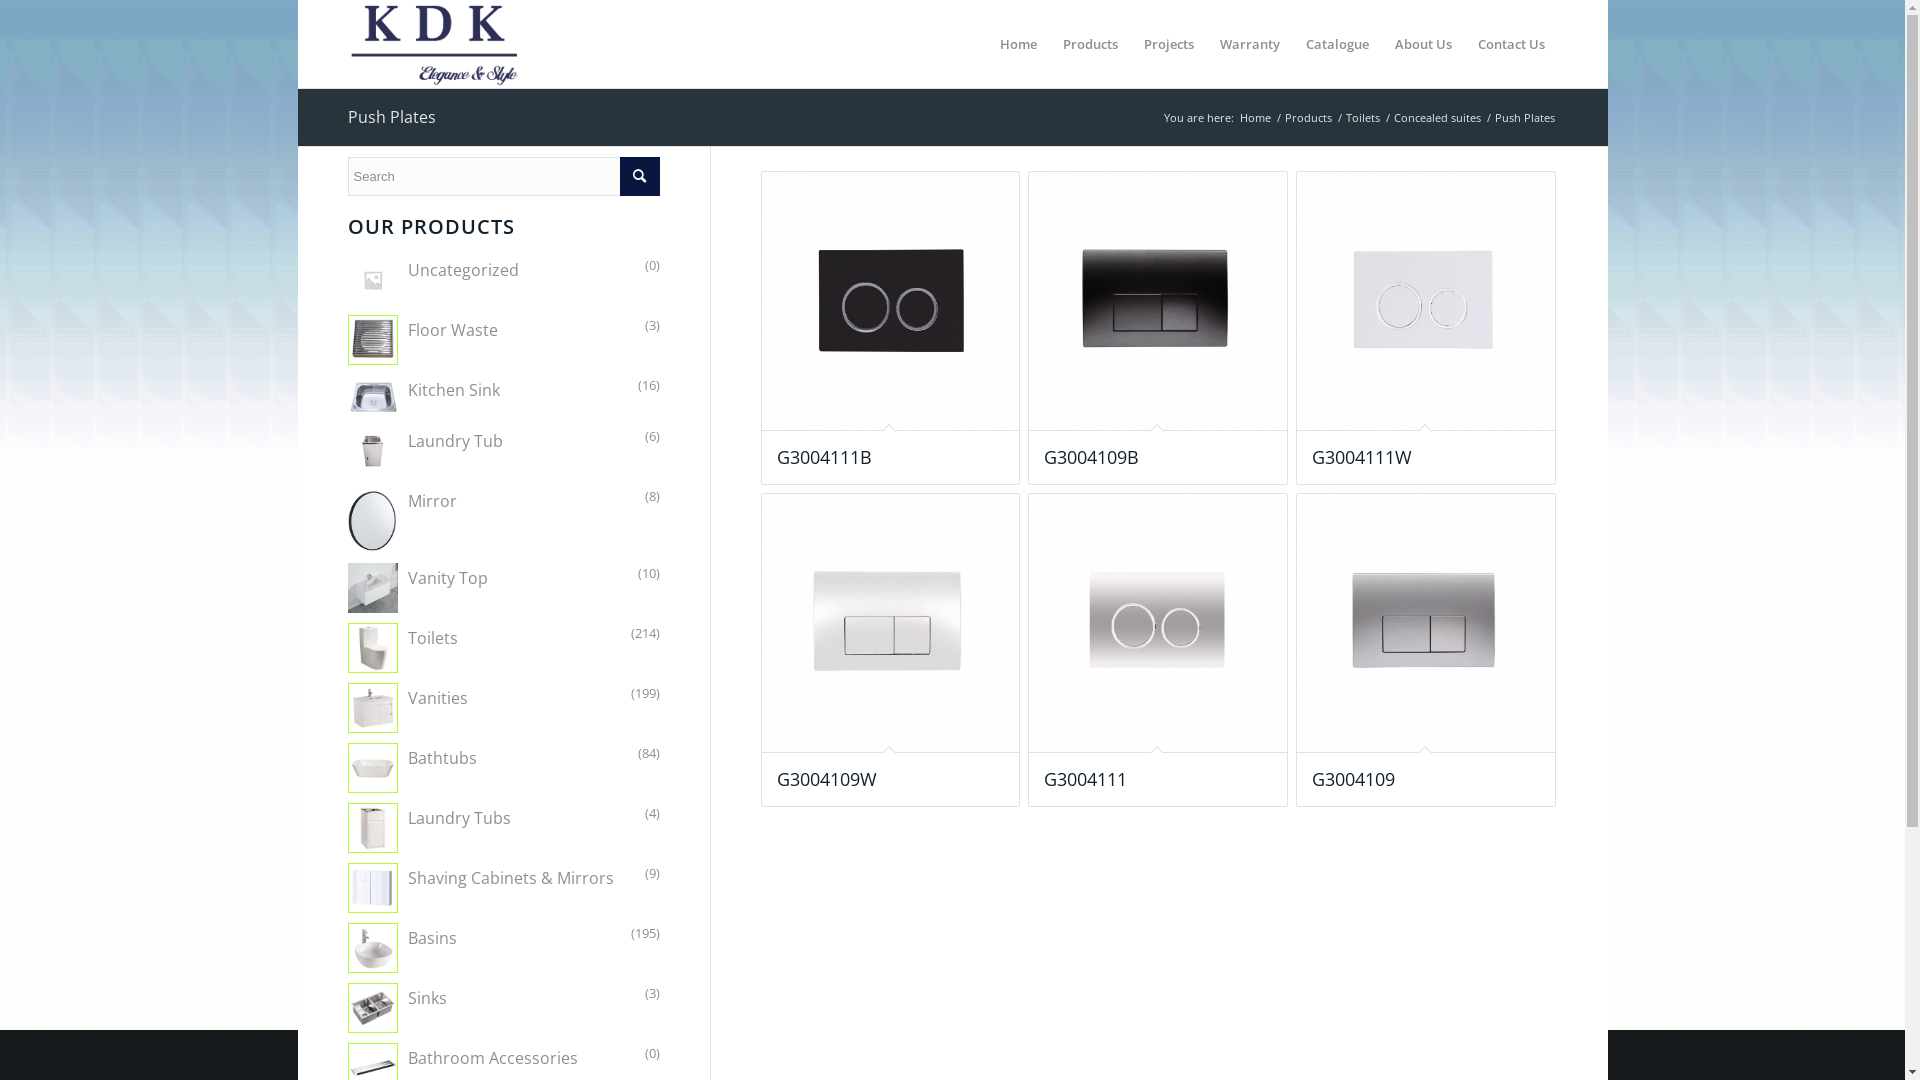 The height and width of the screenshot is (1080, 1920). What do you see at coordinates (373, 766) in the screenshot?
I see `'Bathtubs'` at bounding box center [373, 766].